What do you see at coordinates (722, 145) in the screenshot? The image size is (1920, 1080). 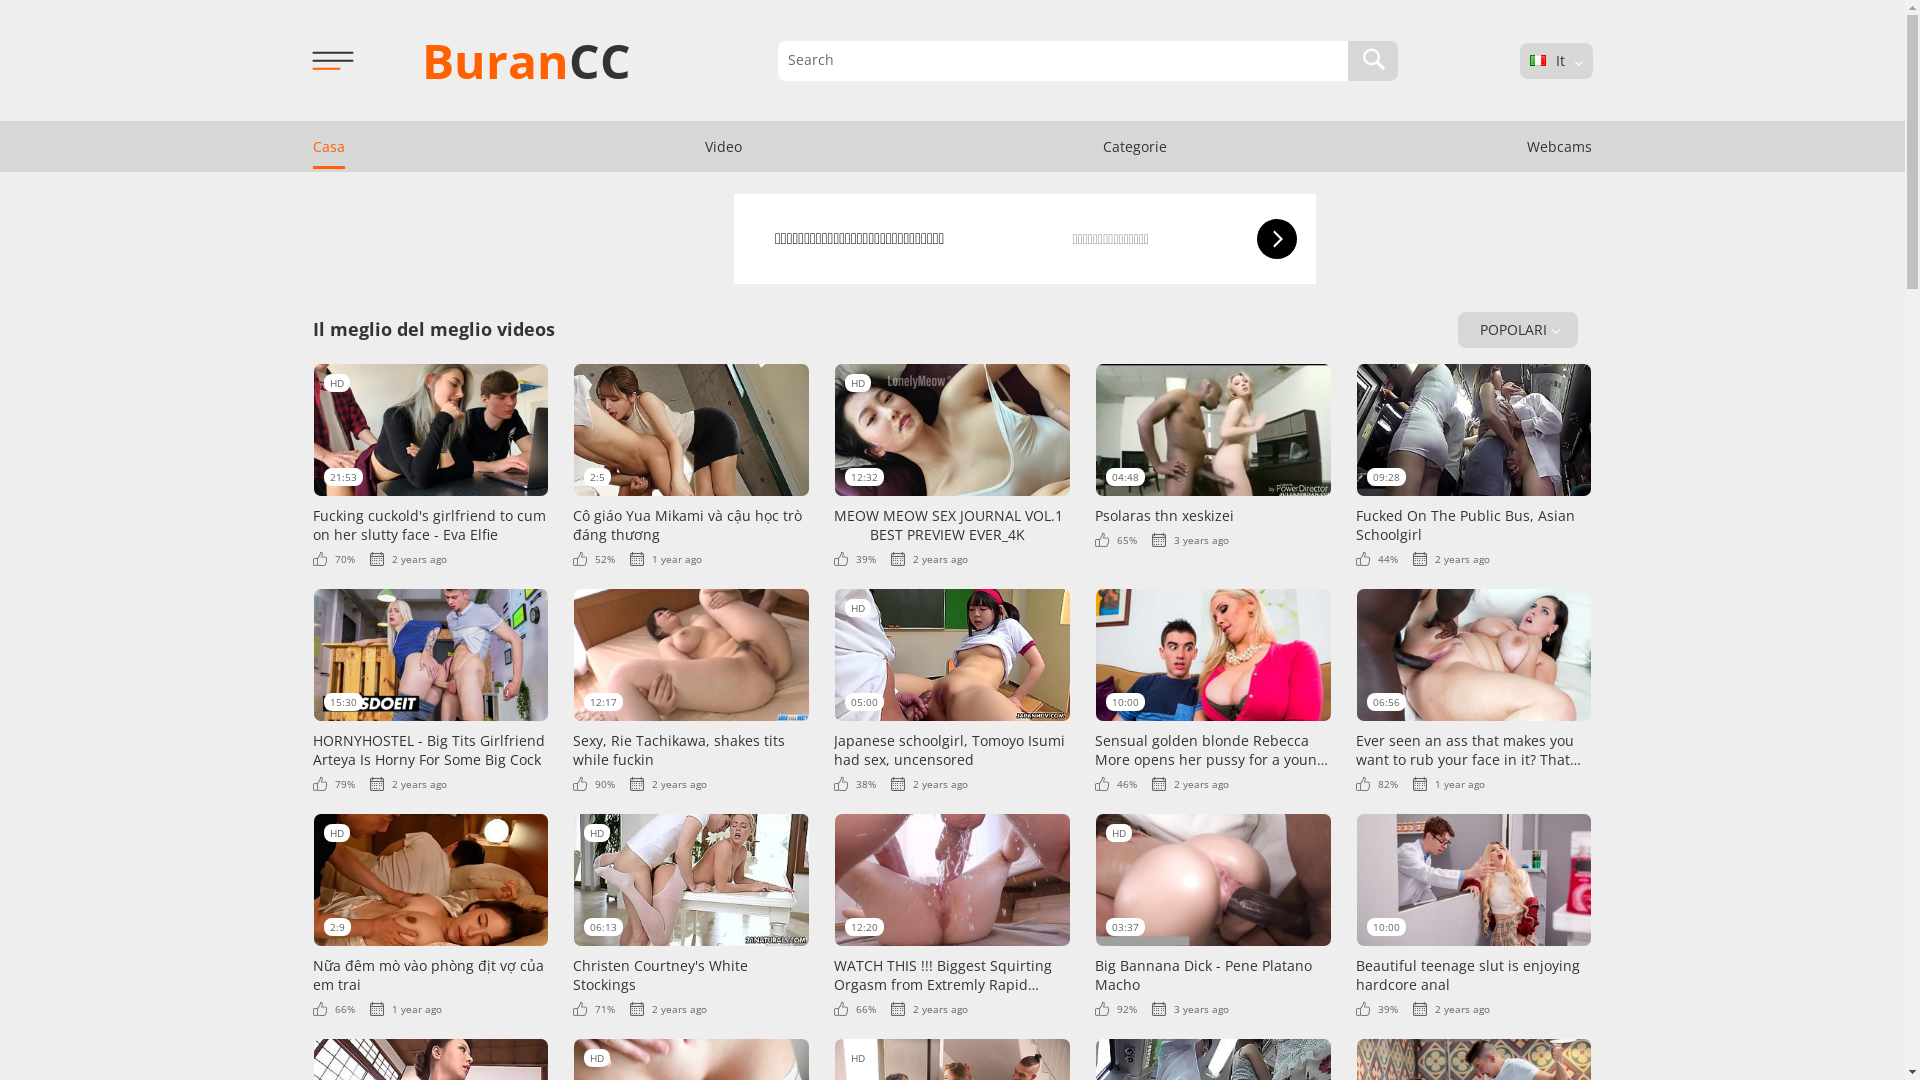 I see `'Video'` at bounding box center [722, 145].